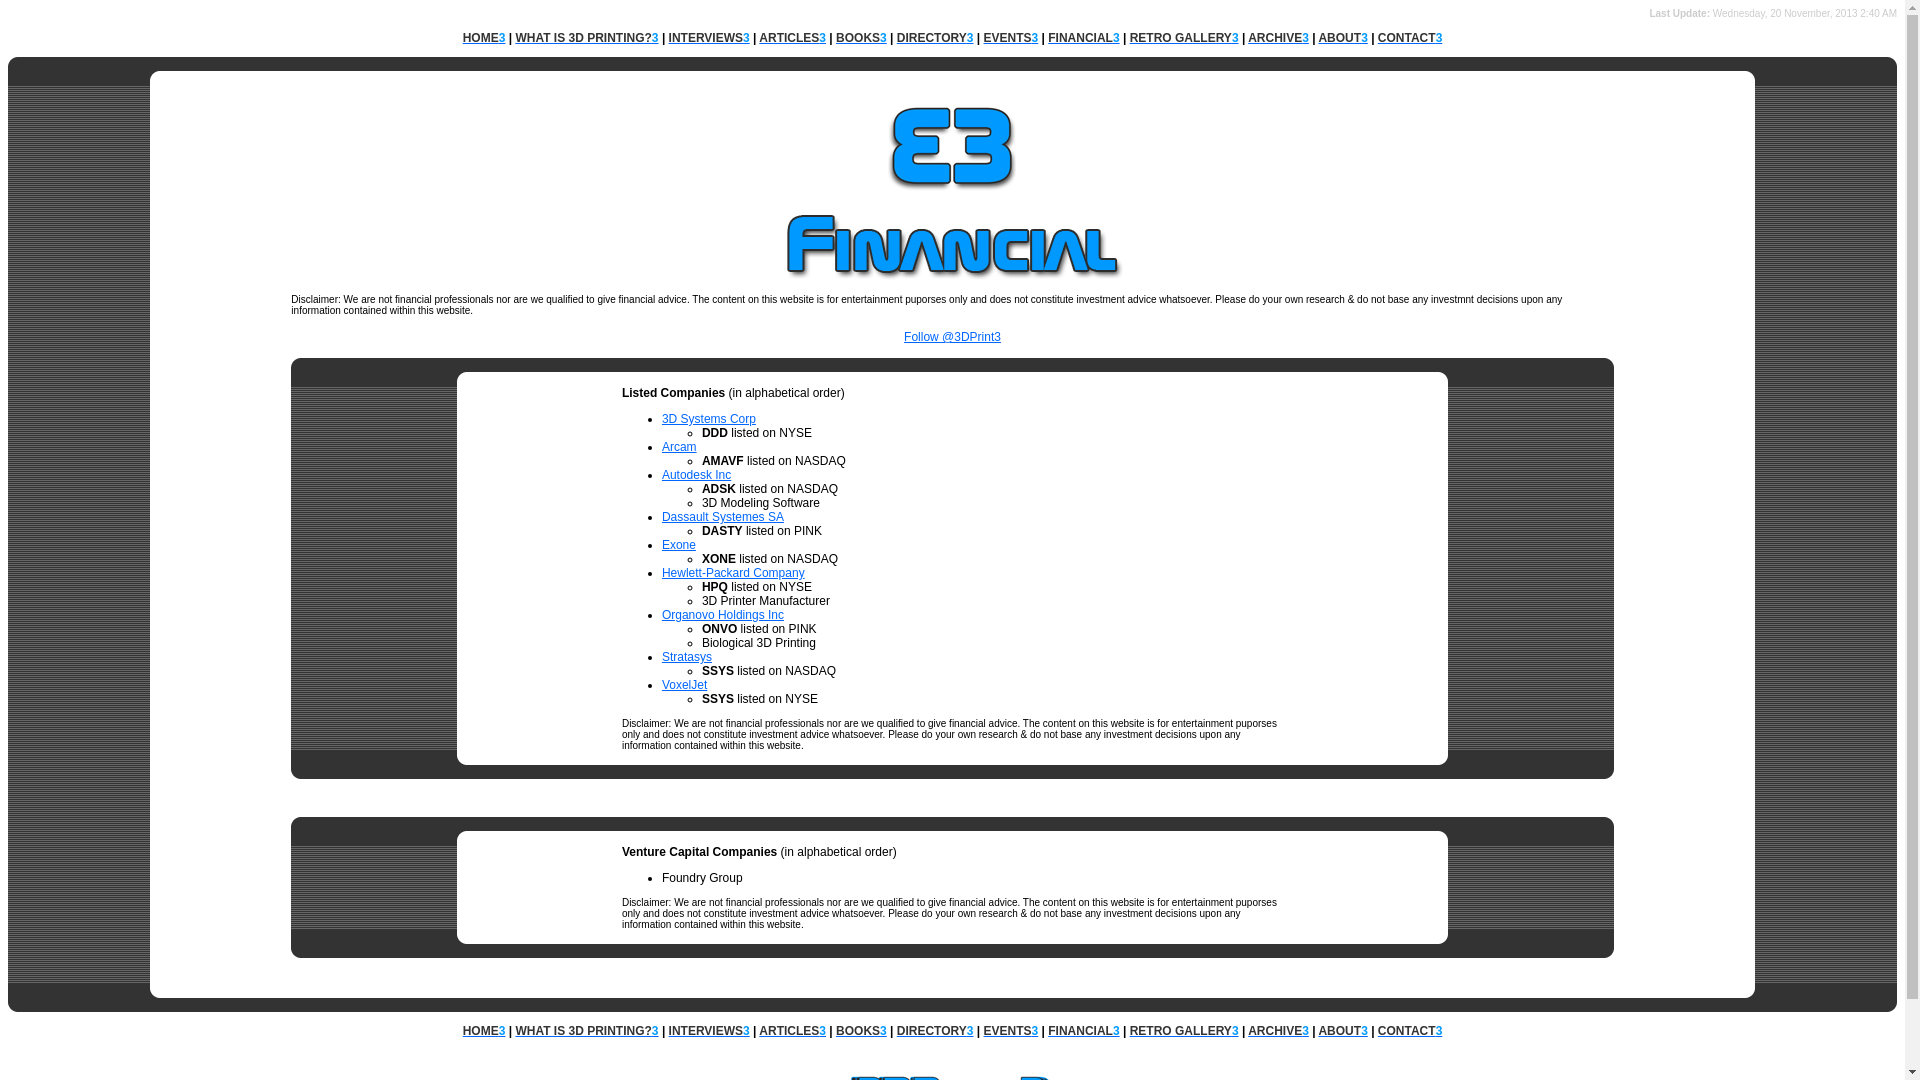  I want to click on 'Arcam', so click(662, 446).